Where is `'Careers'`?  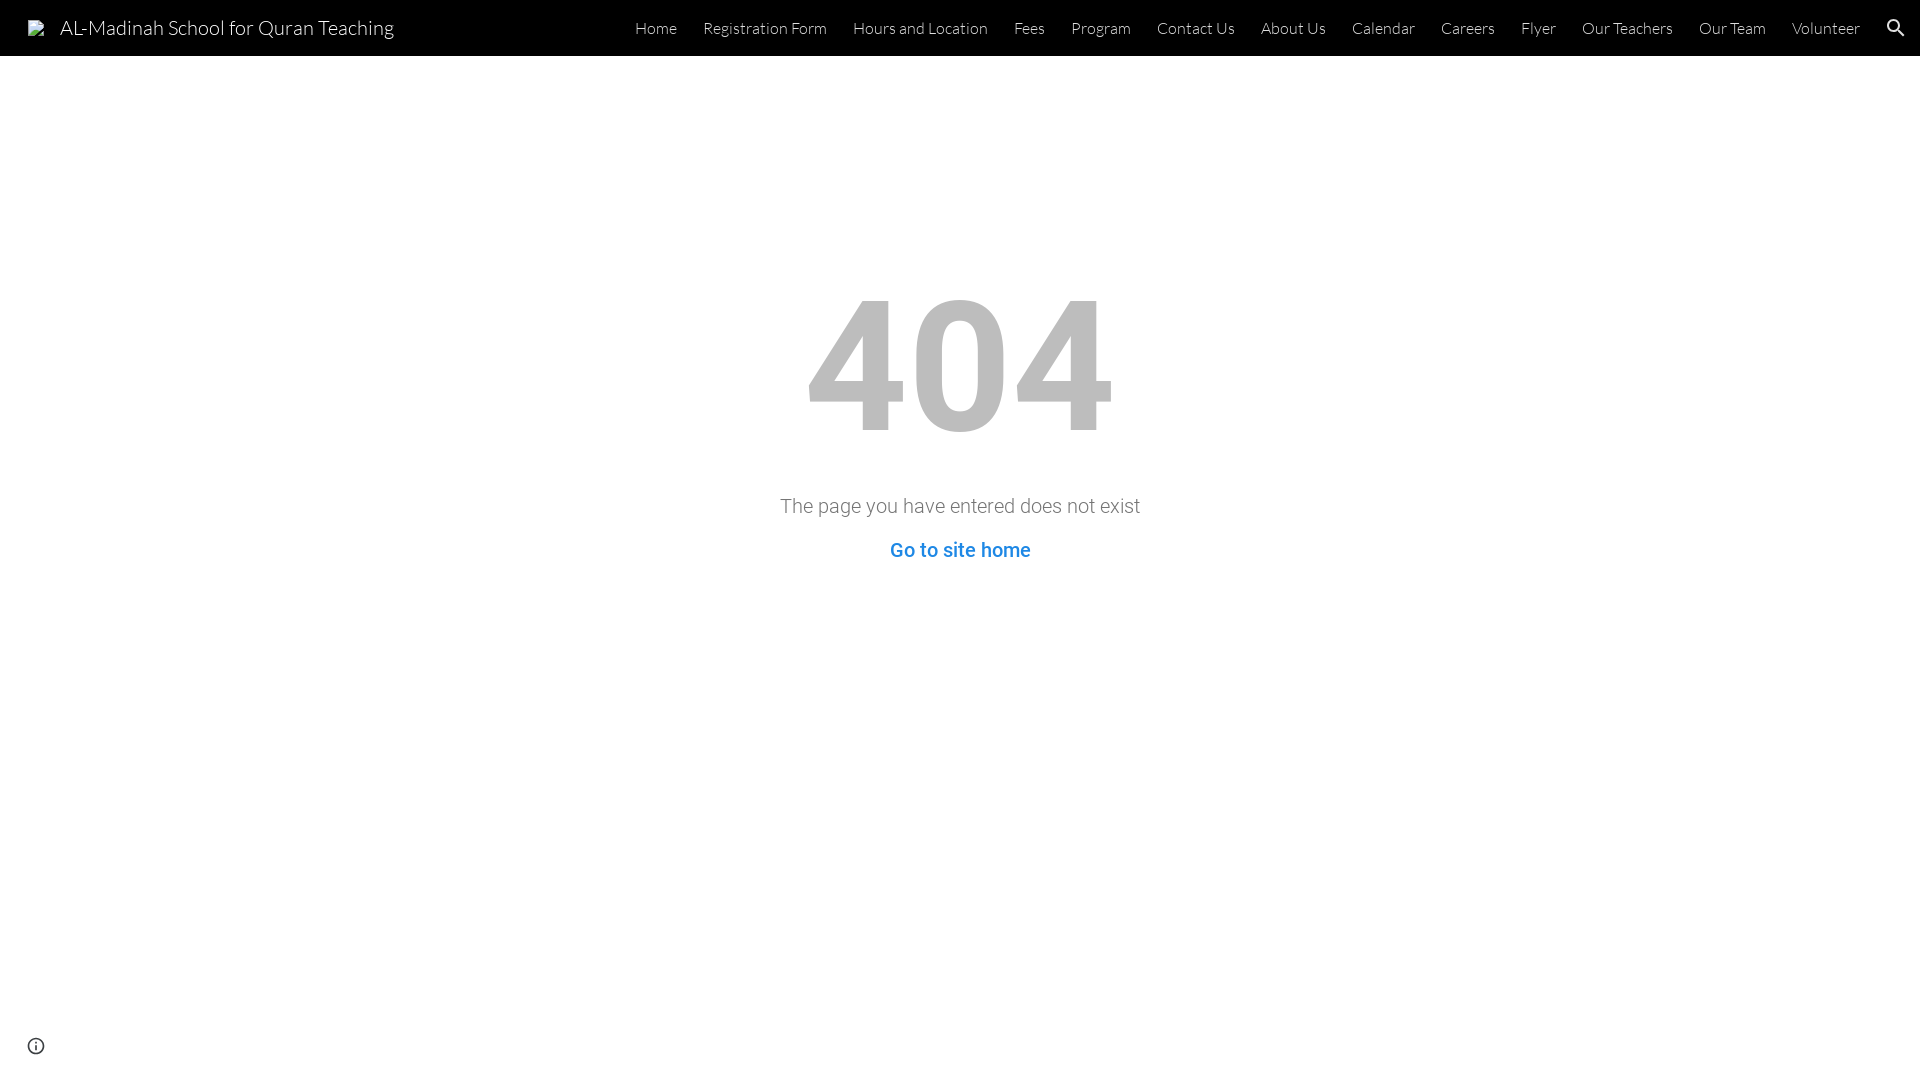
'Careers' is located at coordinates (1468, 27).